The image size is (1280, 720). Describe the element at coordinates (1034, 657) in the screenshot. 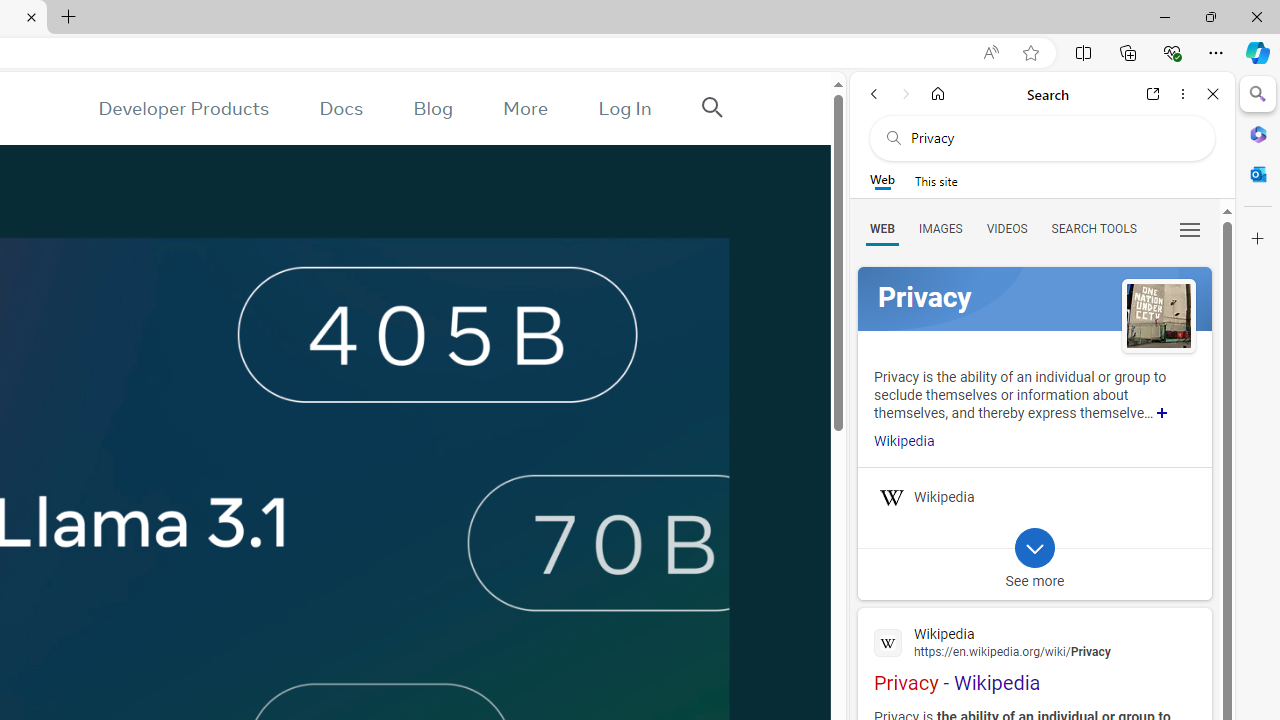

I see `'Privacy - Wikipedia'` at that location.